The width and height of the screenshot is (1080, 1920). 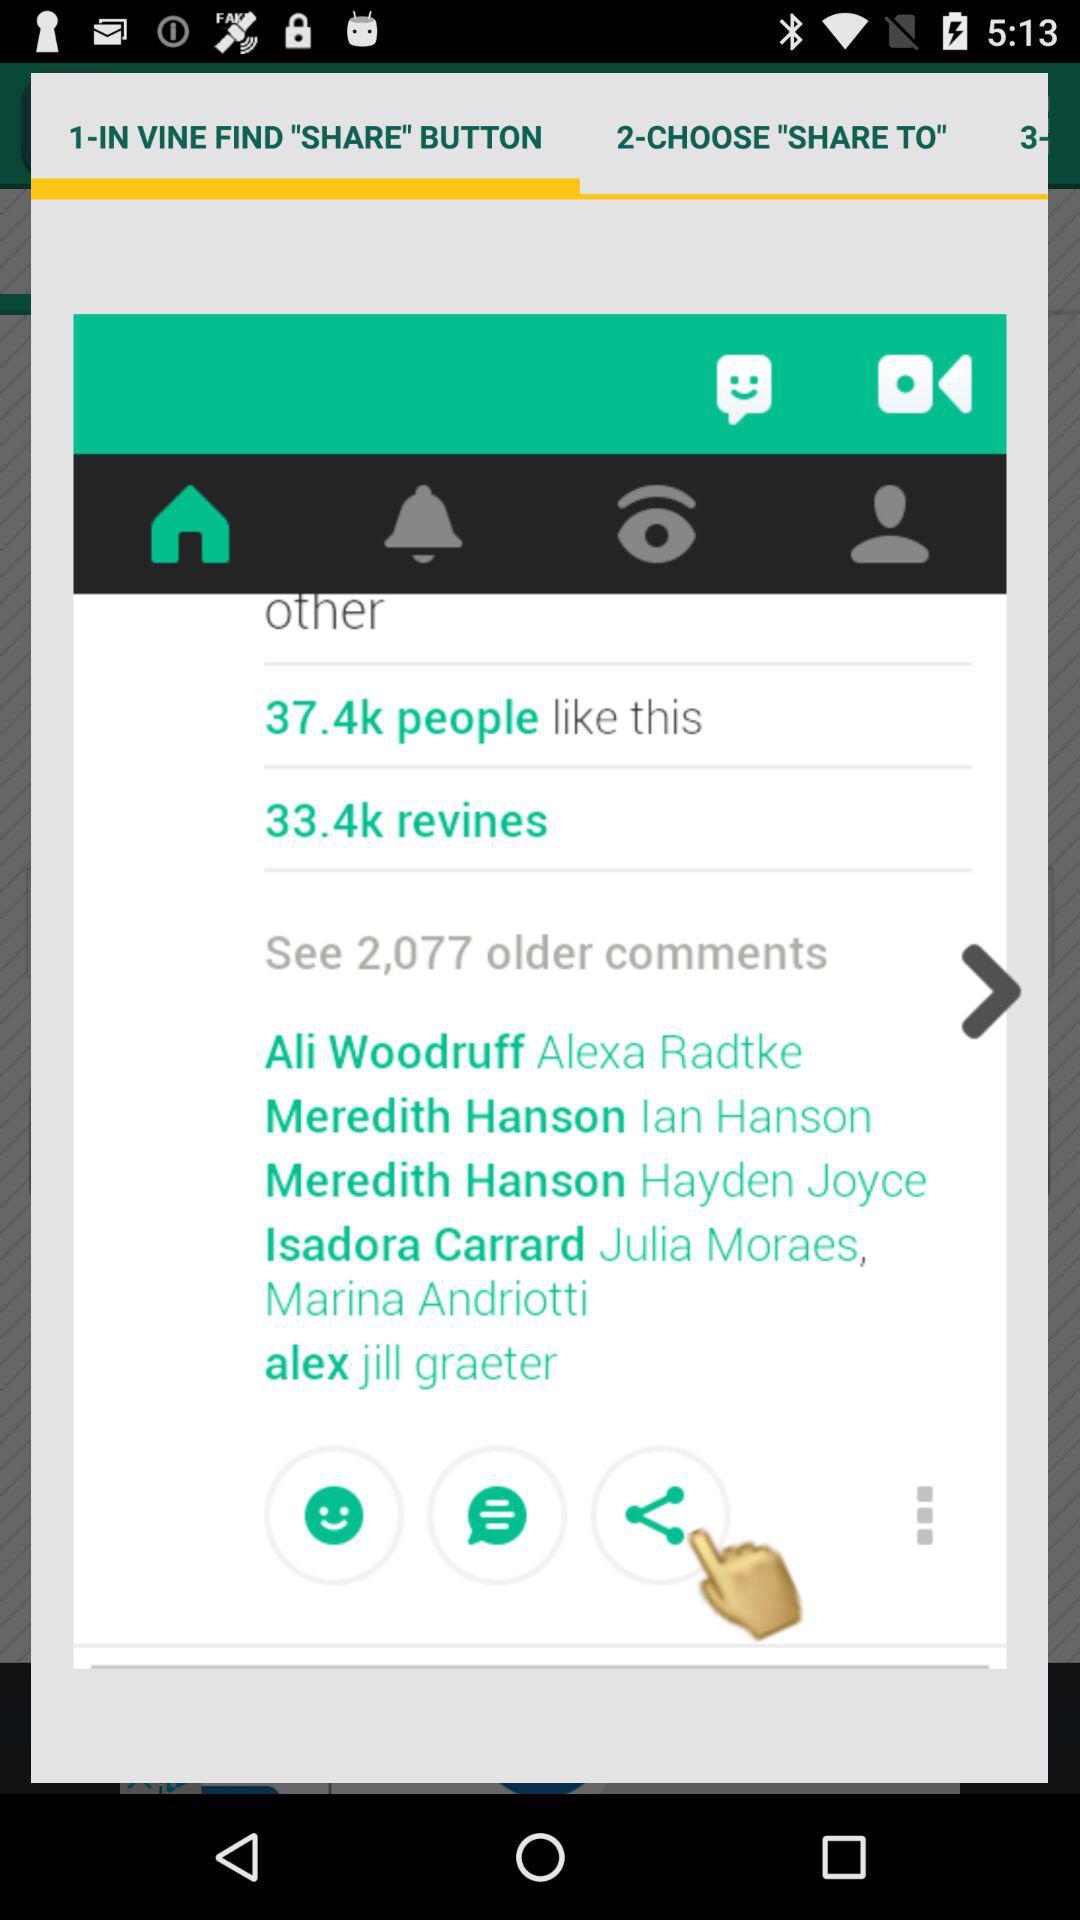 I want to click on the icon to the left of 2 choose share, so click(x=305, y=135).